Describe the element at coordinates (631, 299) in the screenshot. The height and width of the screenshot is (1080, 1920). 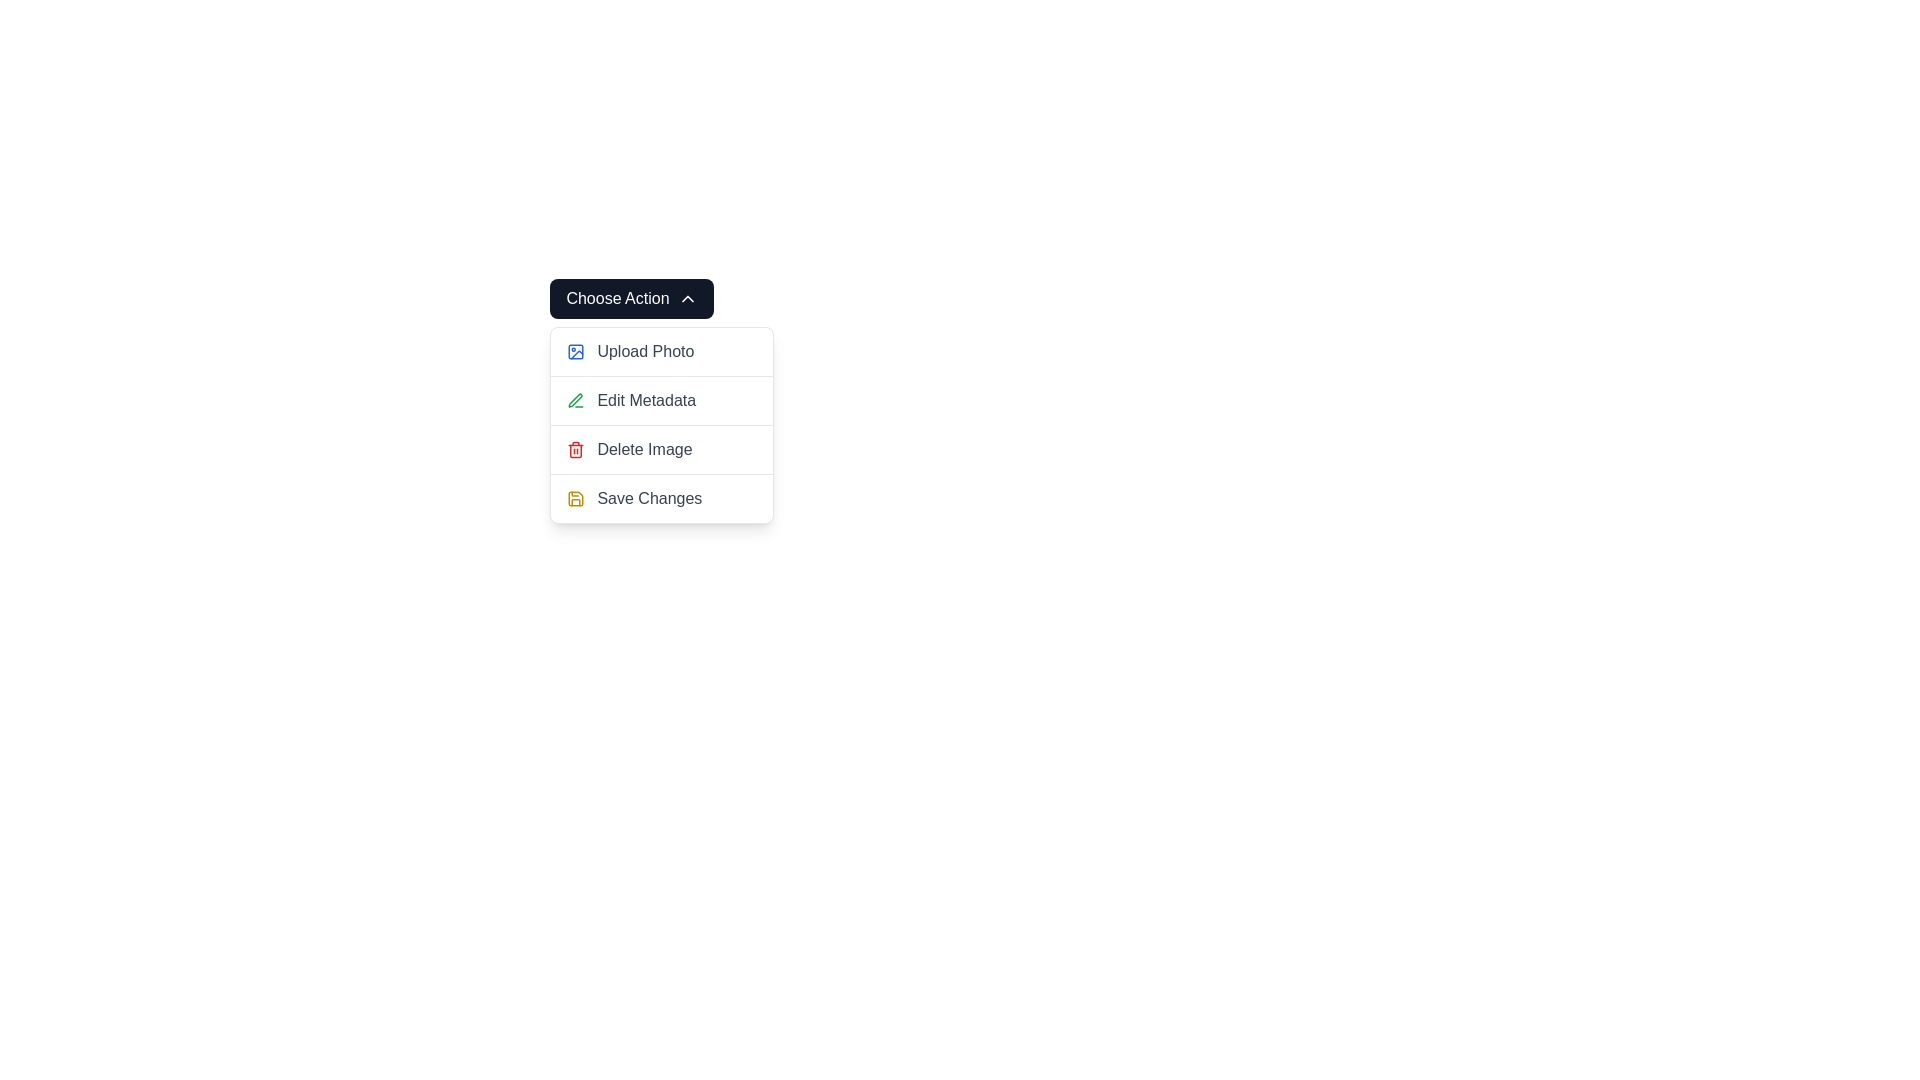
I see `the Dropdown Trigger Button located at the top center of the dropdown menu` at that location.